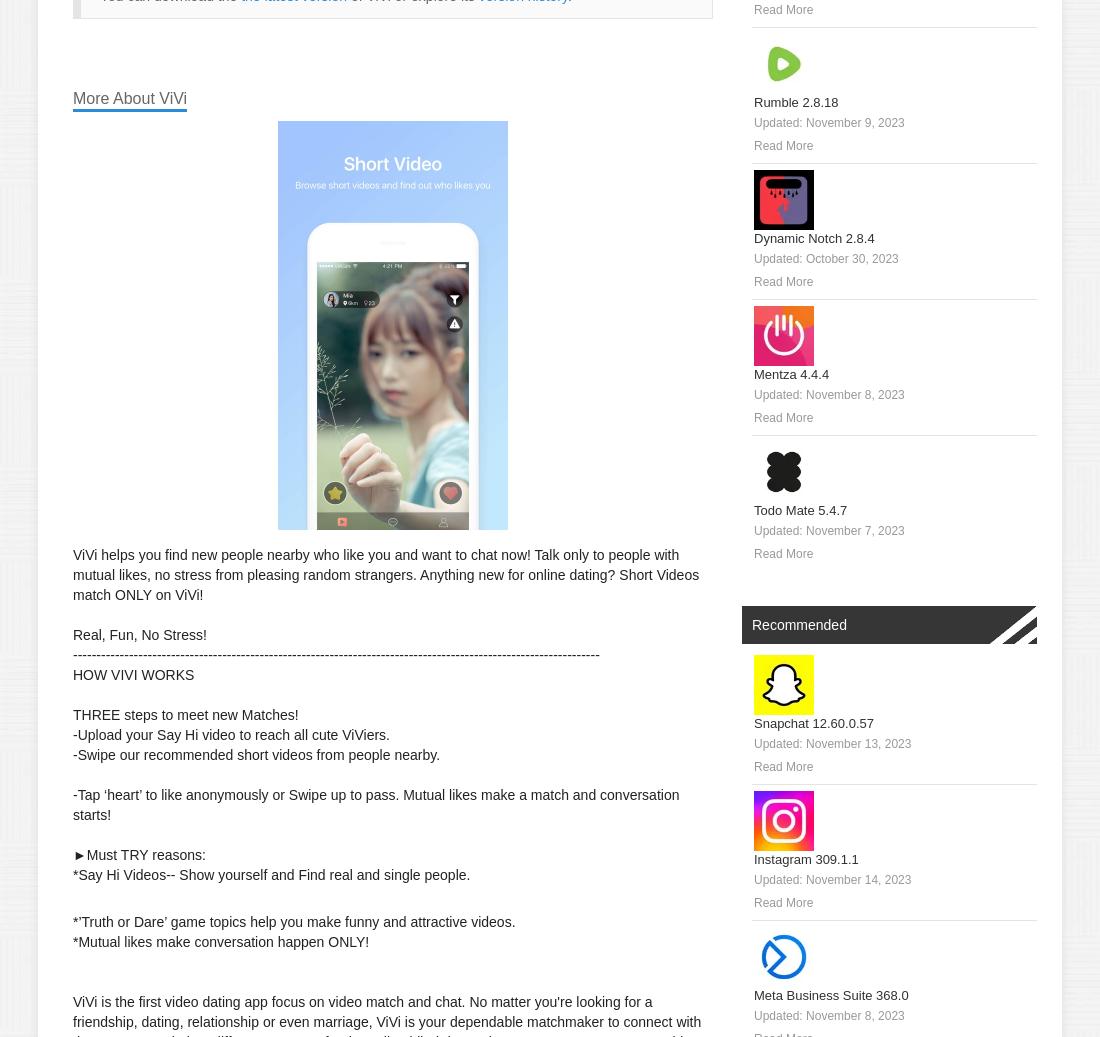 The height and width of the screenshot is (1037, 1100). What do you see at coordinates (827, 121) in the screenshot?
I see `'Updated: November 9, 2023'` at bounding box center [827, 121].